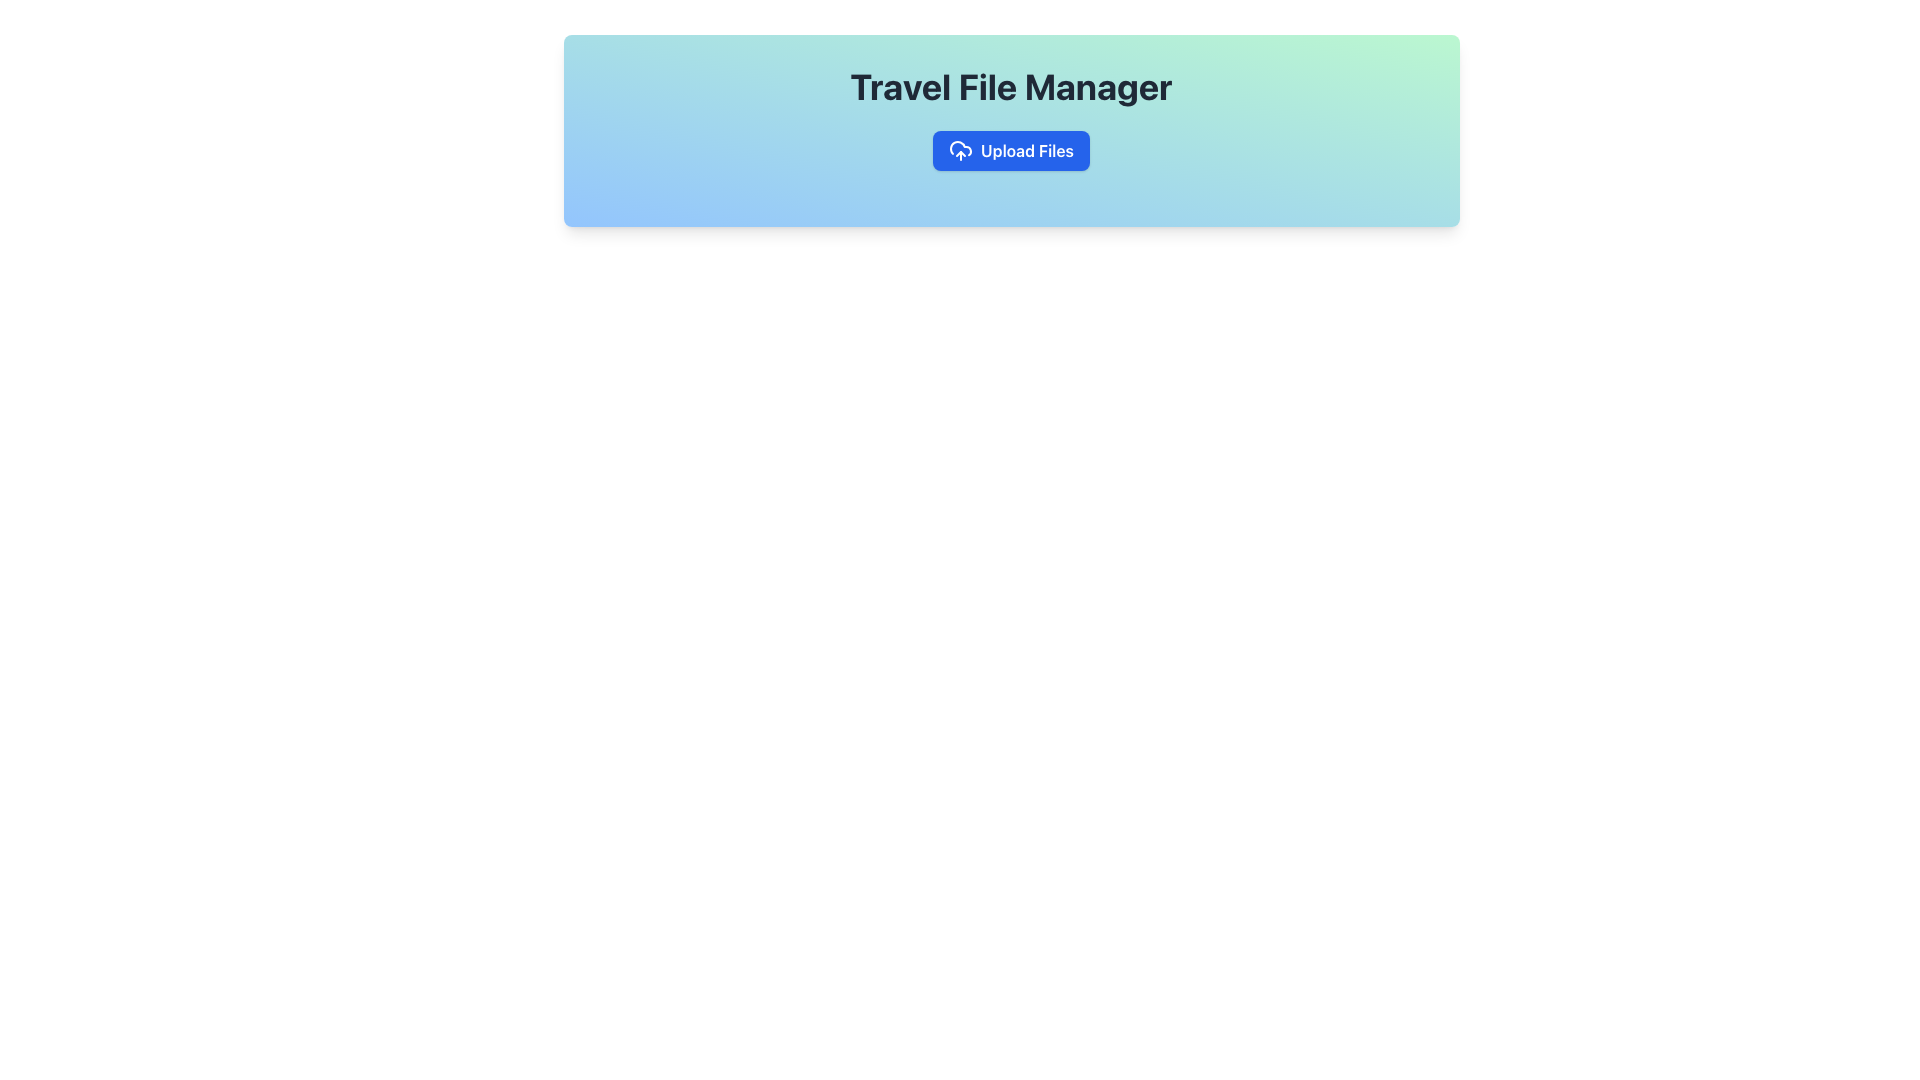 This screenshot has width=1920, height=1080. I want to click on the blue 'Upload Files' button with a white cloud upload icon located beneath the 'Travel File Manager' heading, so click(1011, 149).